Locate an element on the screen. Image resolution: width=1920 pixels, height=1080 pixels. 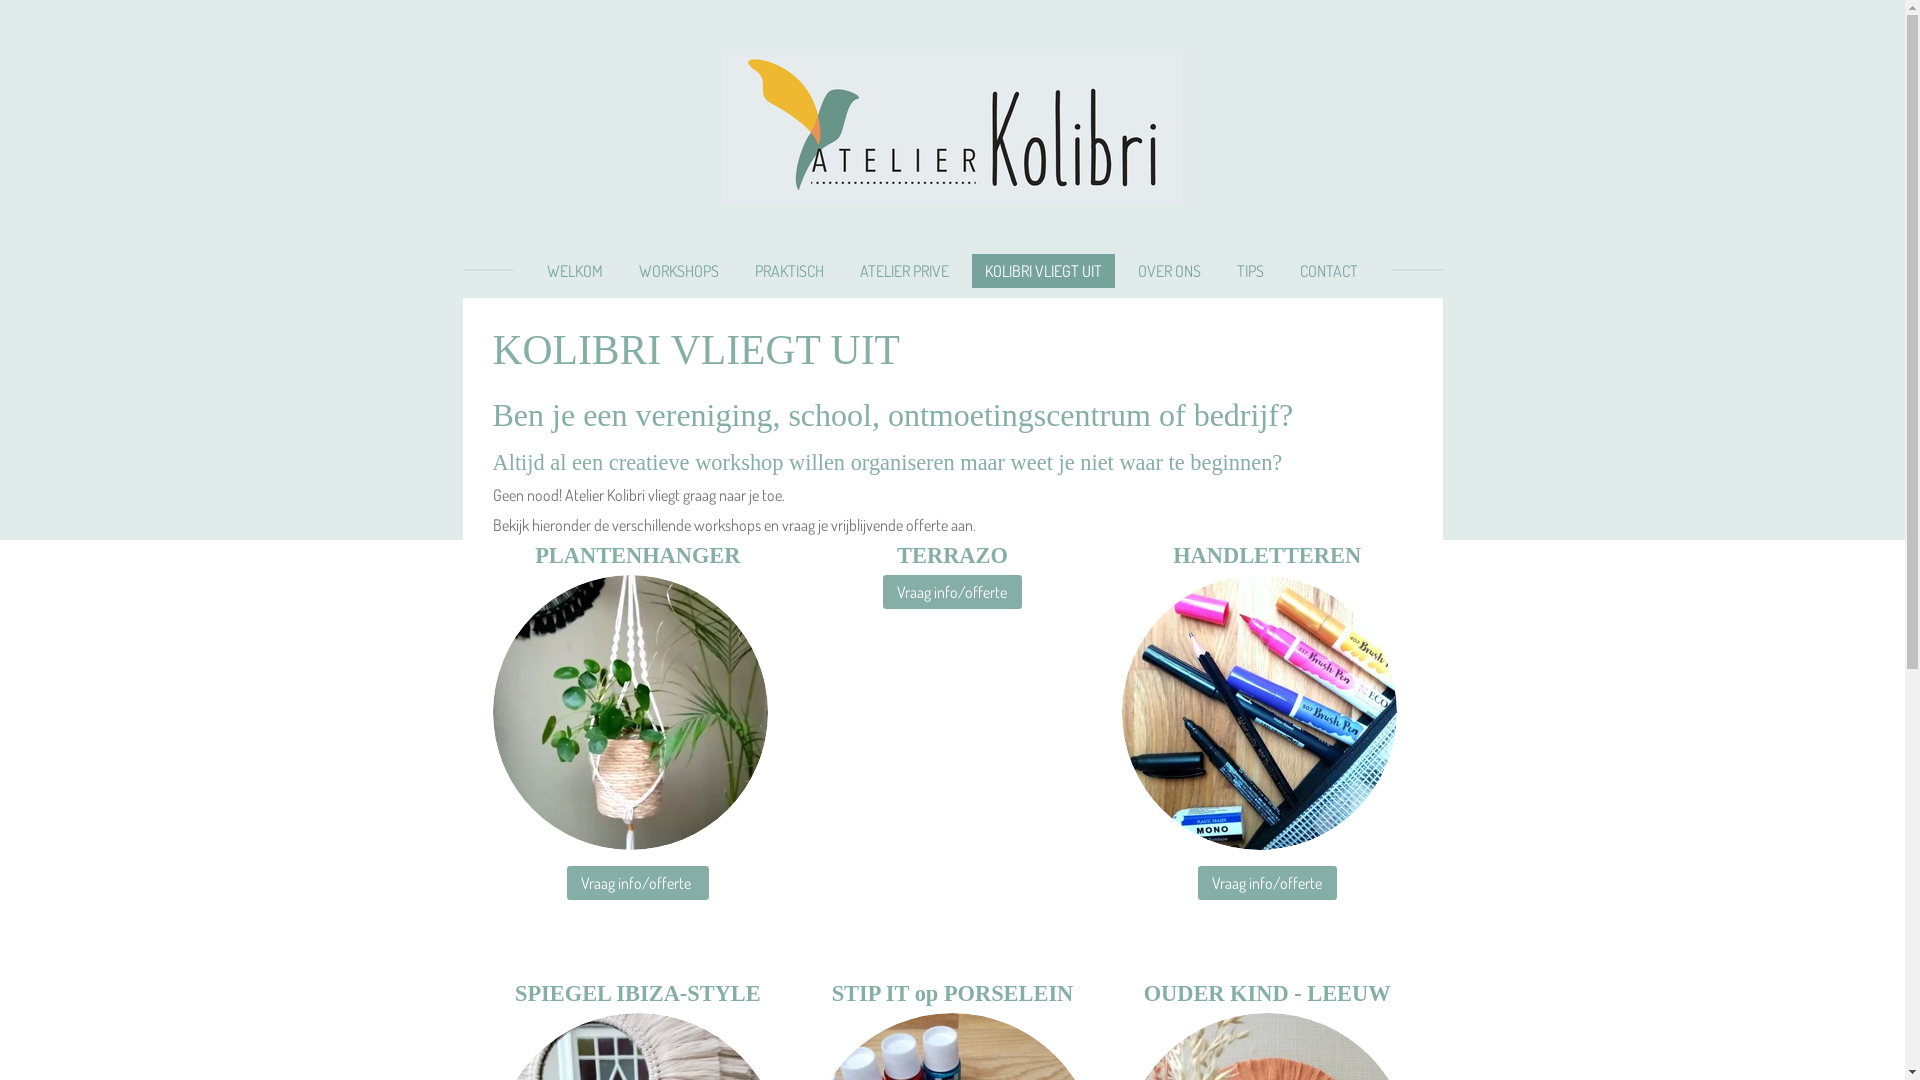
'Vraag info/offerte' is located at coordinates (951, 590).